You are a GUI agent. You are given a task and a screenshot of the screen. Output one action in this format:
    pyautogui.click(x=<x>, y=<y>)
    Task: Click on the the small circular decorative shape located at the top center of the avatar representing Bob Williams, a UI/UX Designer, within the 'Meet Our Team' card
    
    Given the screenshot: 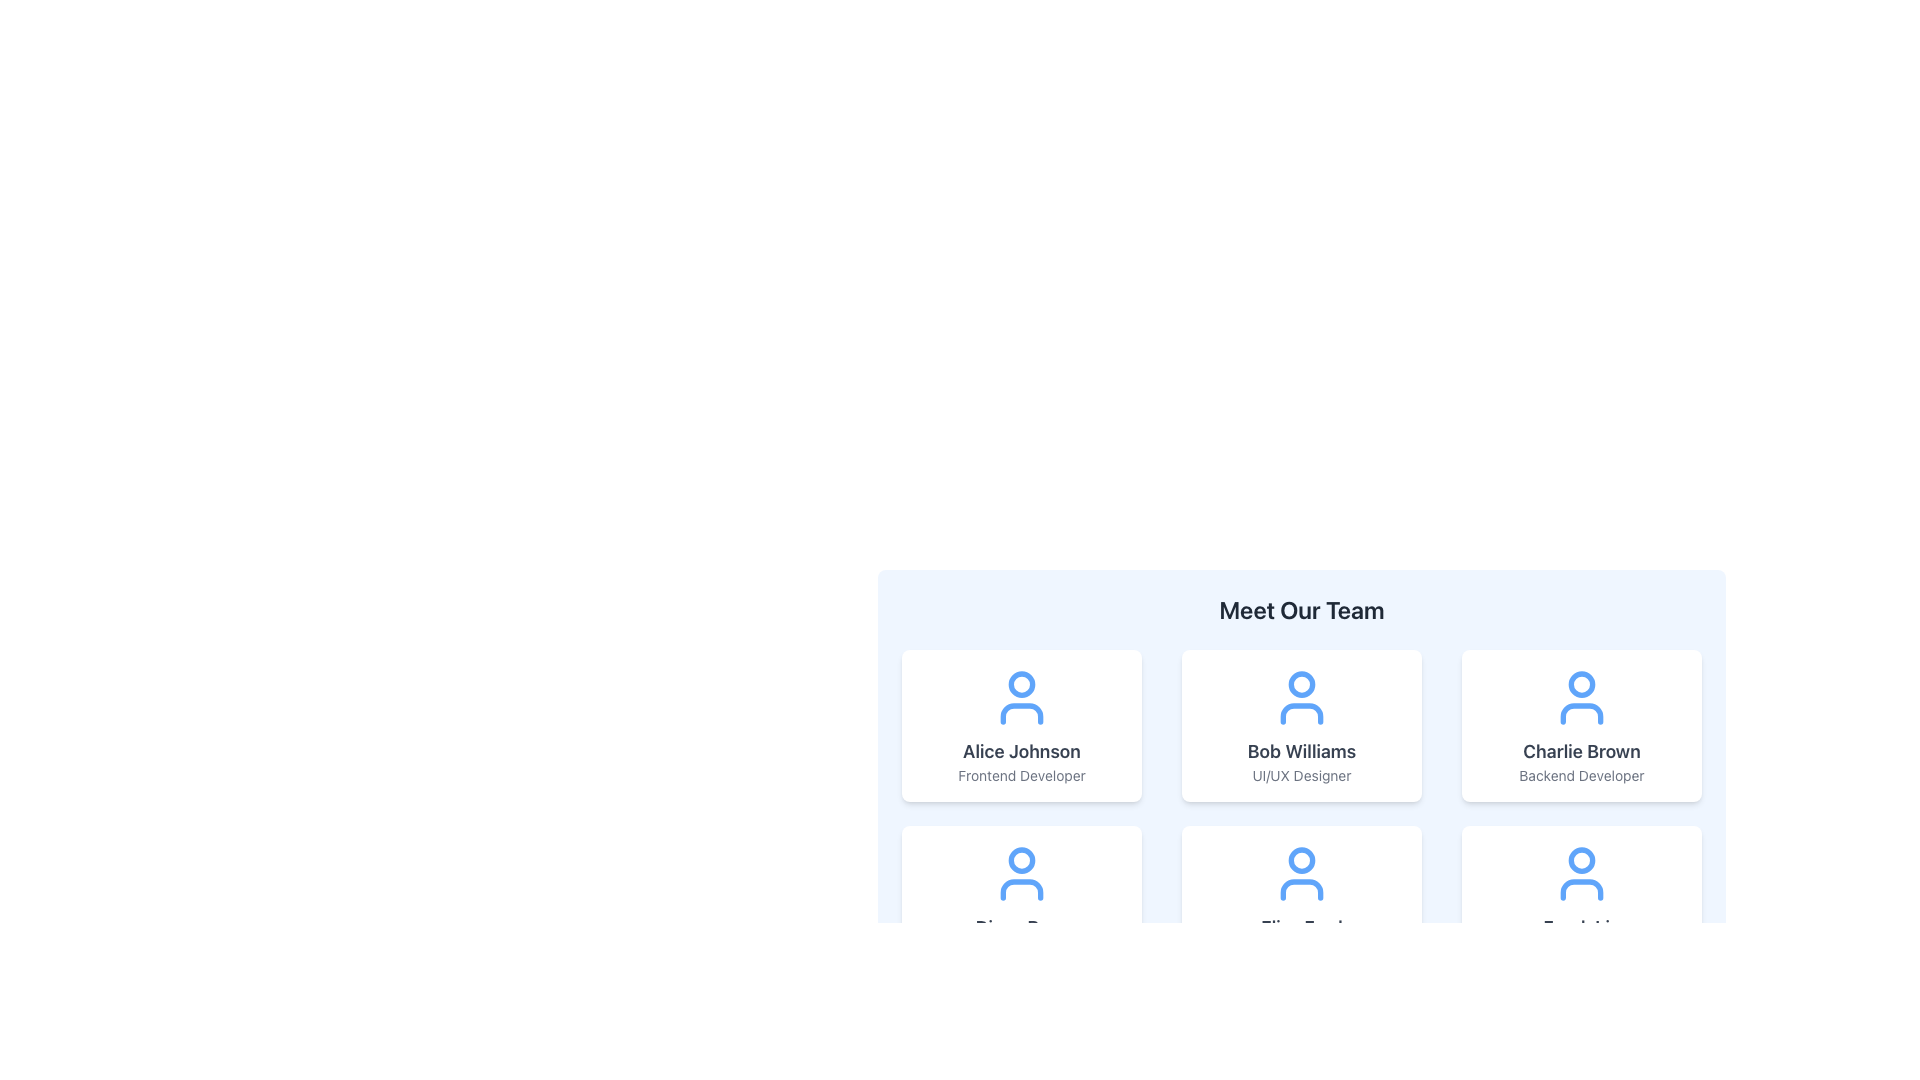 What is the action you would take?
    pyautogui.click(x=1301, y=682)
    